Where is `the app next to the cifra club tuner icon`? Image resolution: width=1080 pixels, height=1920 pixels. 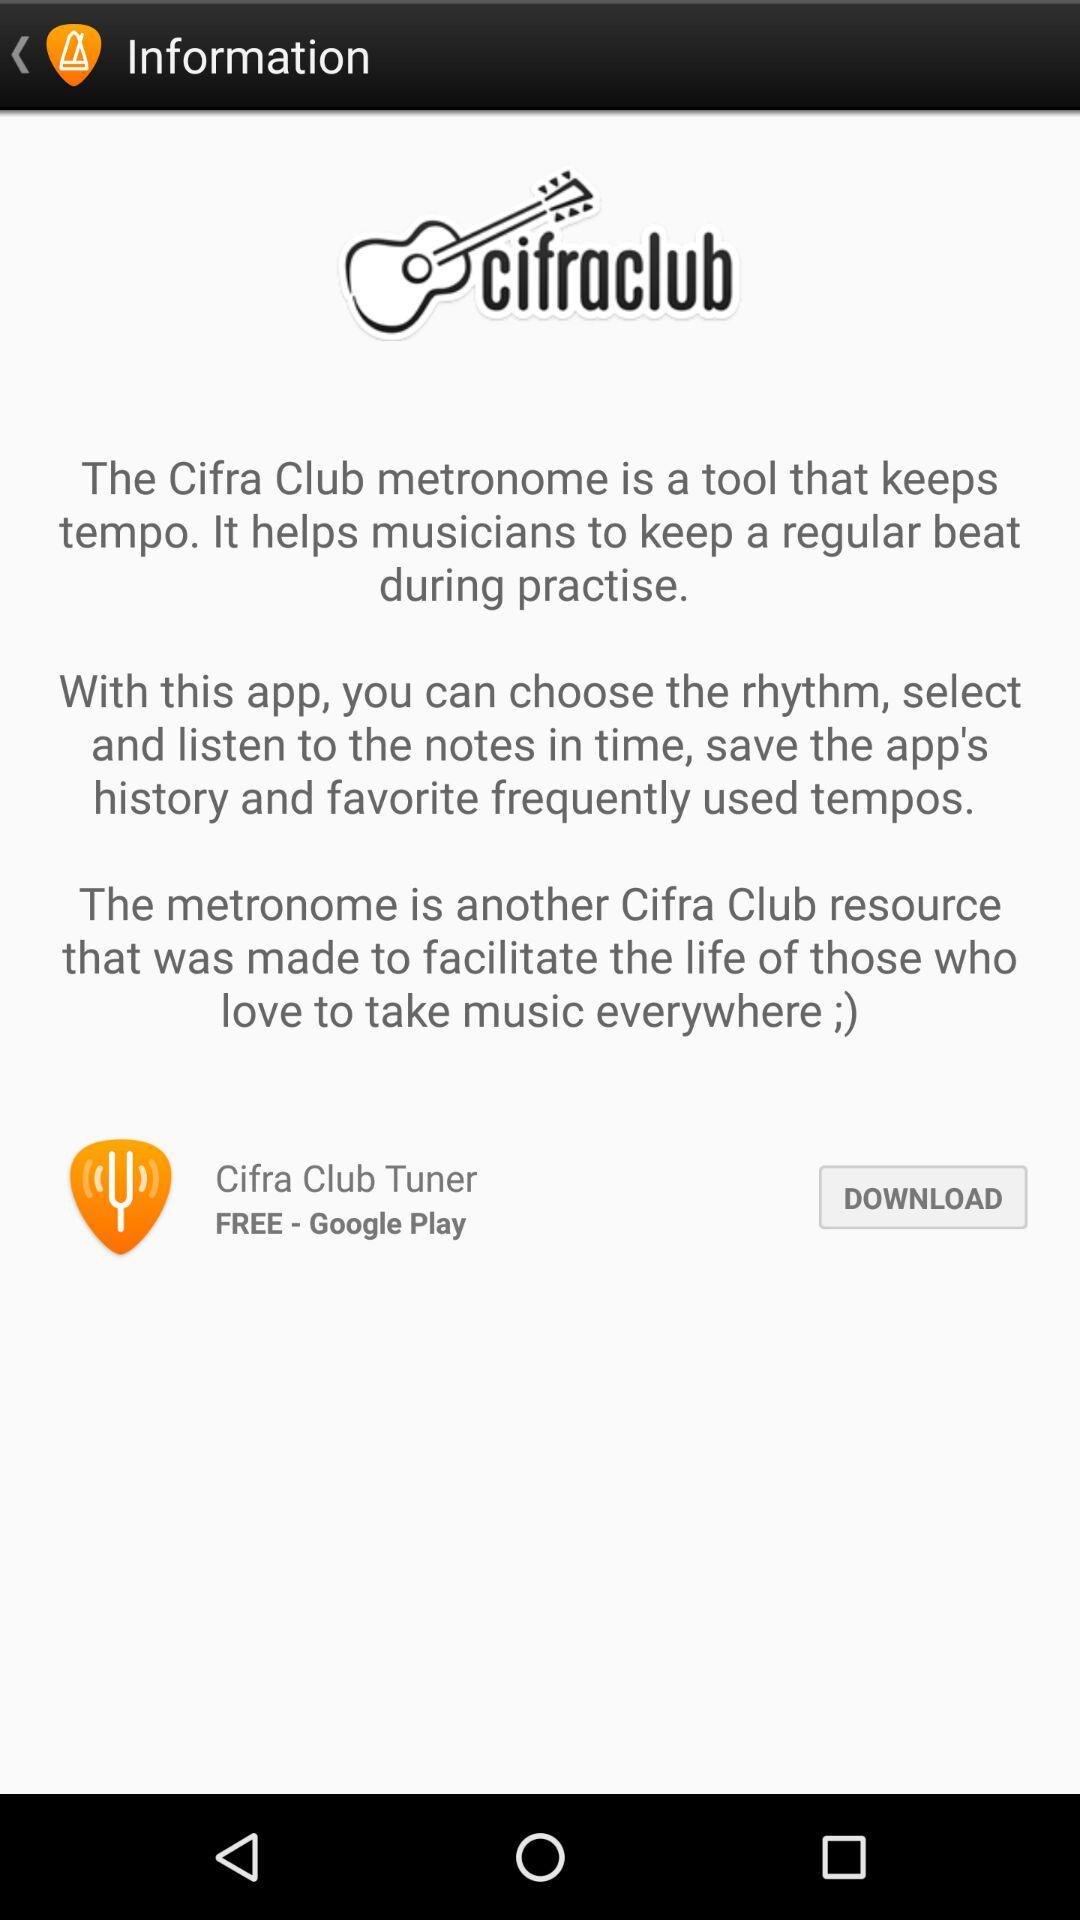 the app next to the cifra club tuner icon is located at coordinates (923, 1197).